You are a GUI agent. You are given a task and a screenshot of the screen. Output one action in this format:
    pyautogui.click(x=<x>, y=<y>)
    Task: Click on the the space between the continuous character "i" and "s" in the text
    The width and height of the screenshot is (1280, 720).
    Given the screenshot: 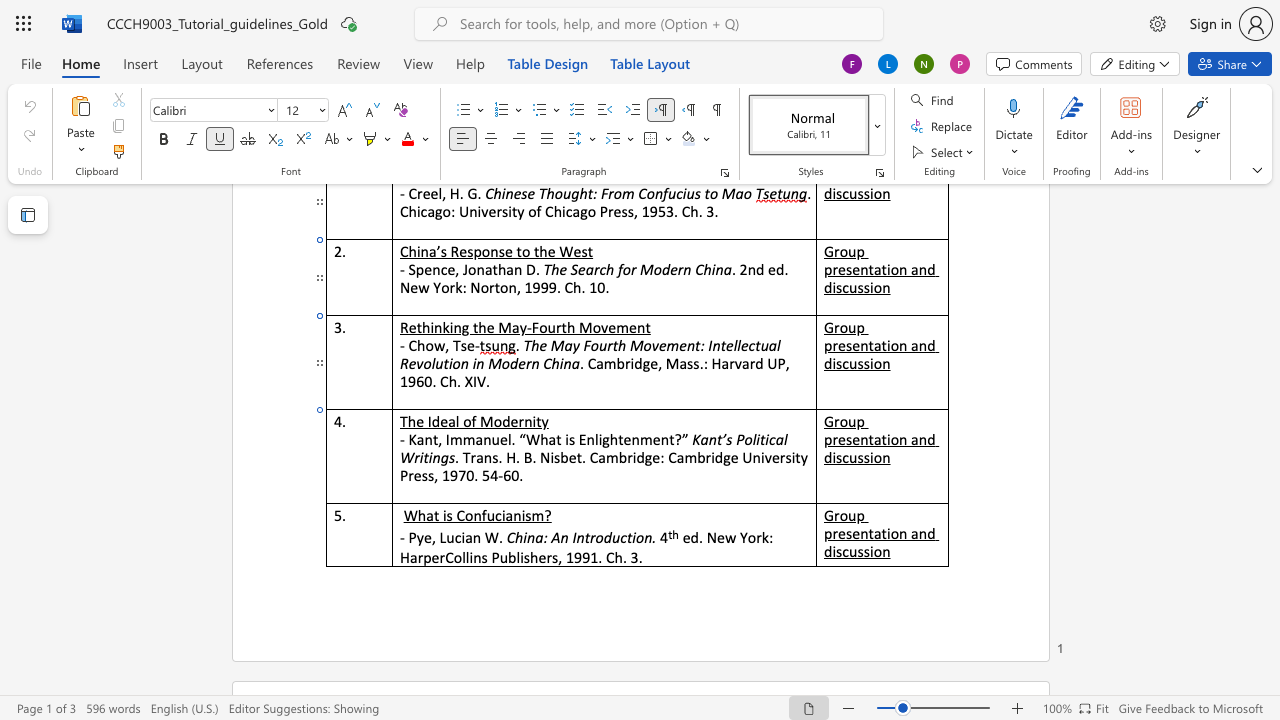 What is the action you would take?
    pyautogui.click(x=554, y=457)
    